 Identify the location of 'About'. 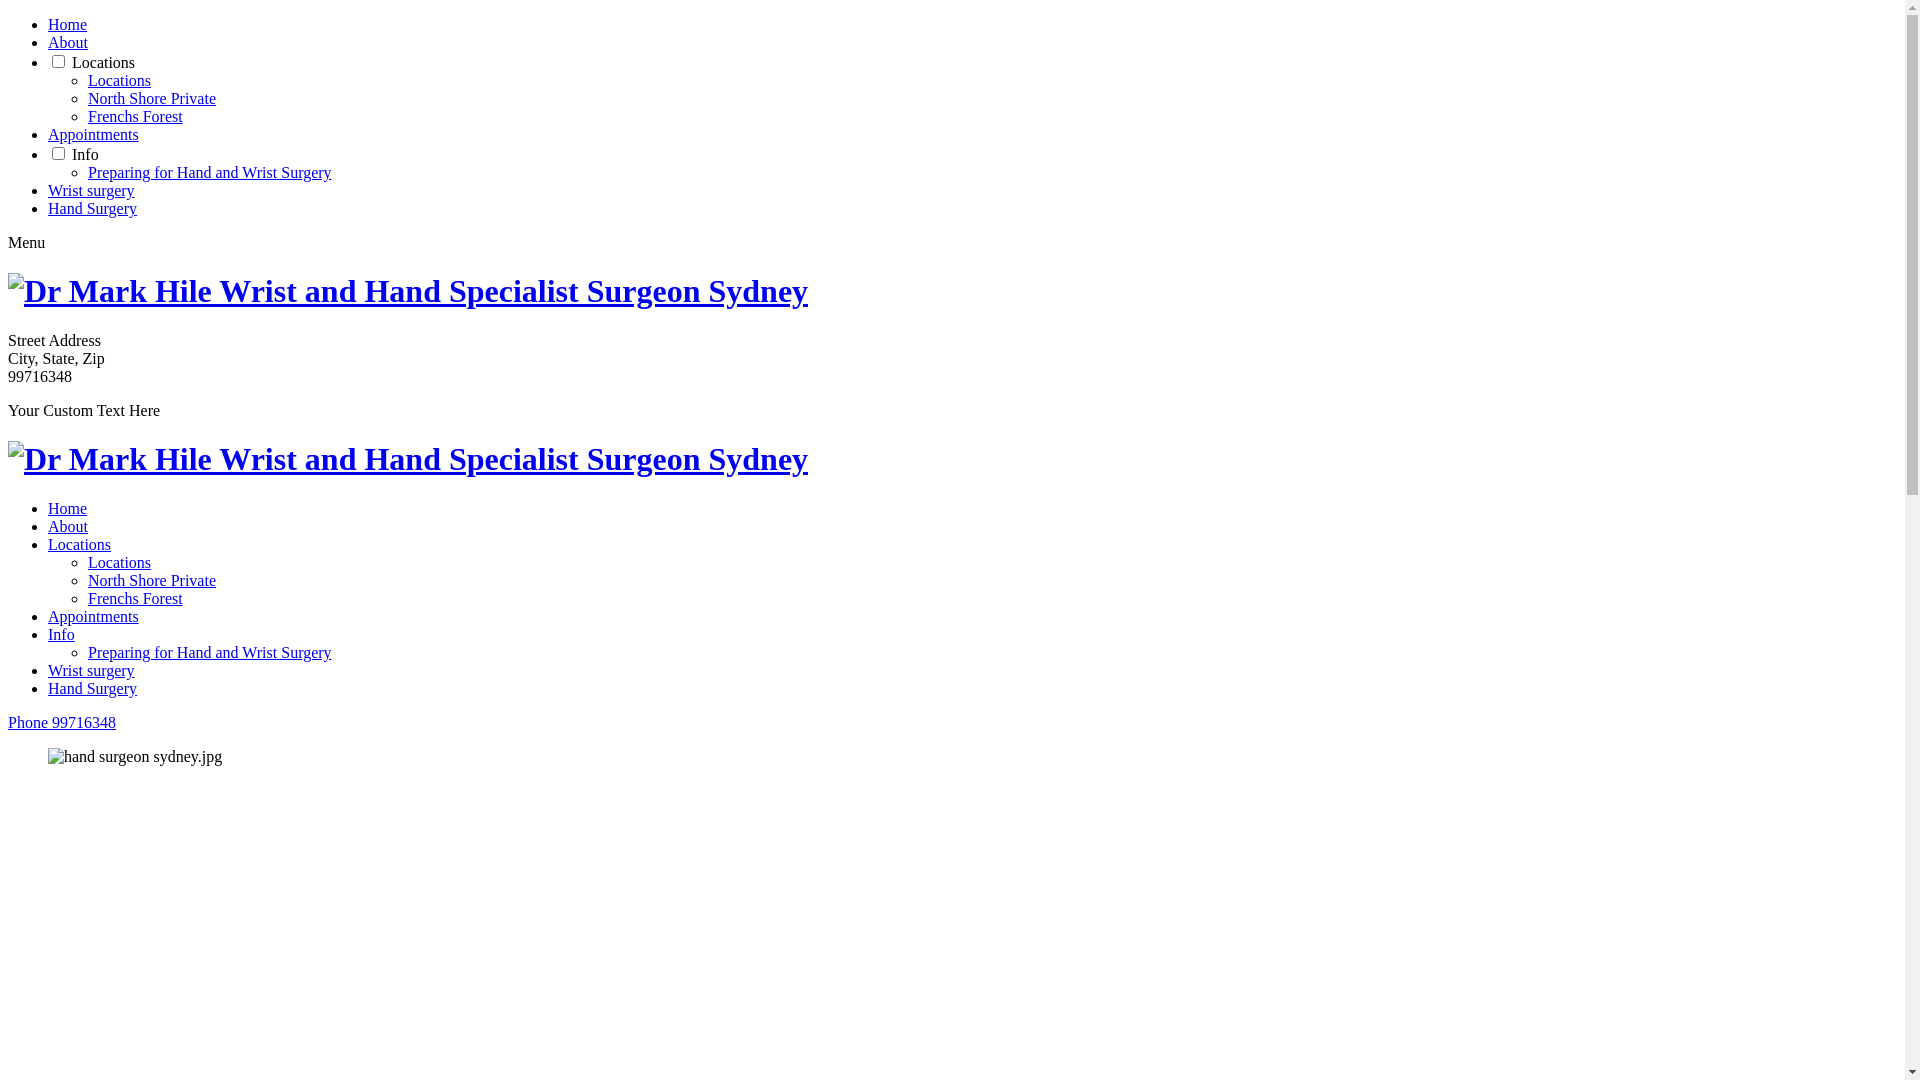
(67, 525).